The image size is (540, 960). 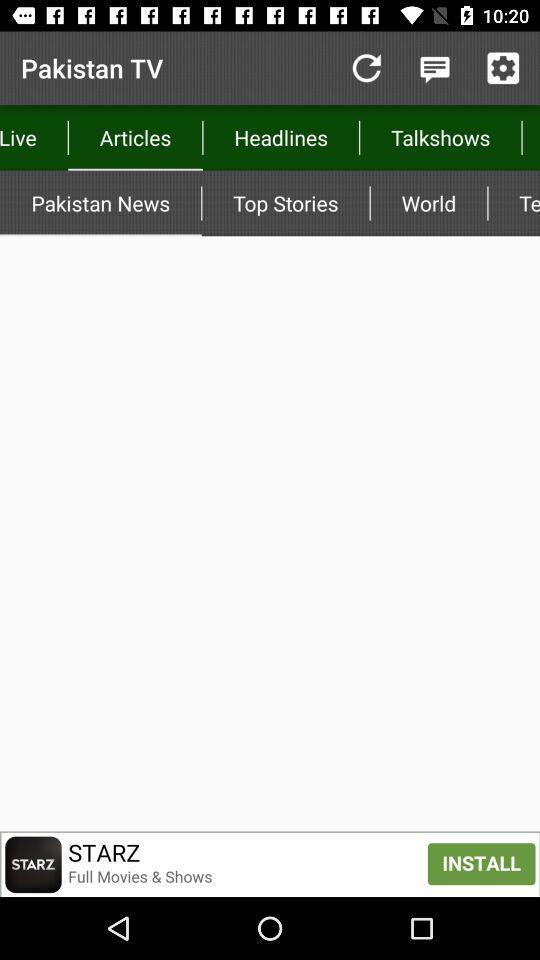 I want to click on the drama icon, so click(x=530, y=136).